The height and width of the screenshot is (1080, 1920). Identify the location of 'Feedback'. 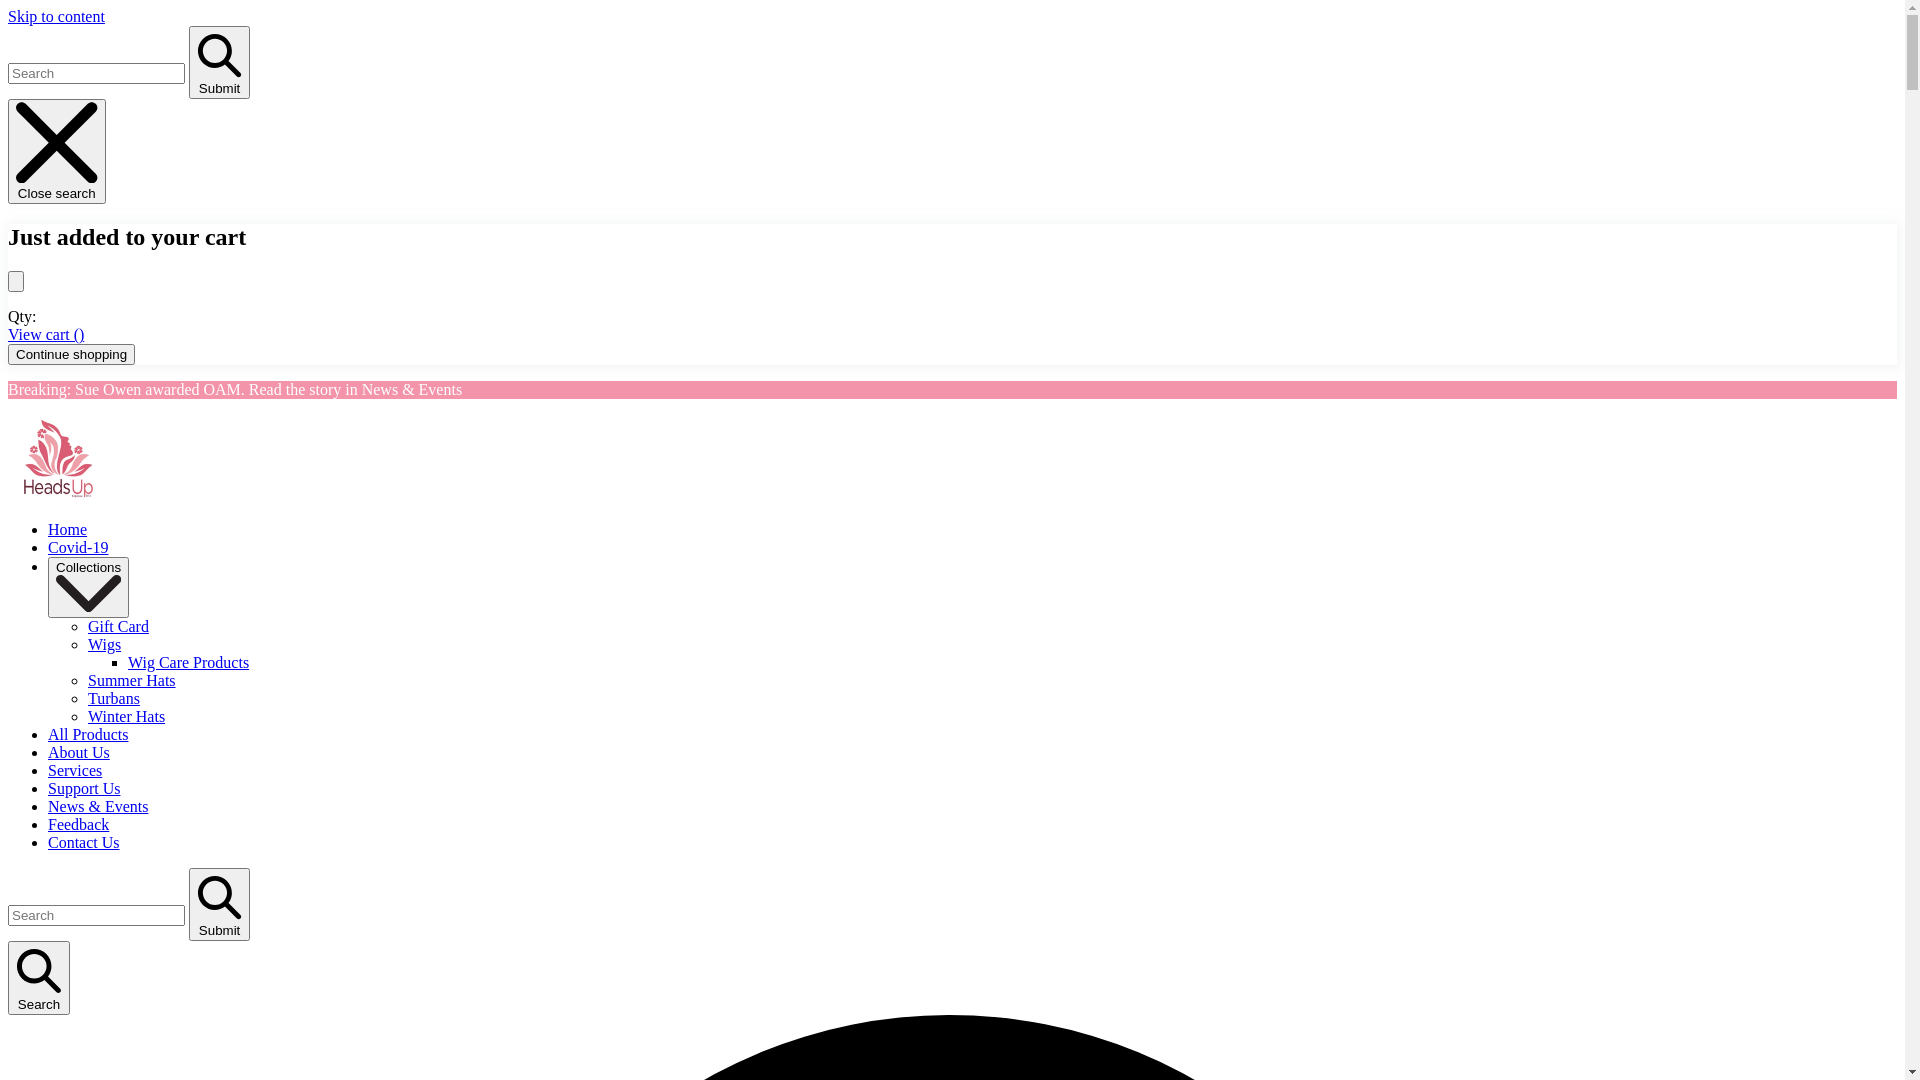
(78, 824).